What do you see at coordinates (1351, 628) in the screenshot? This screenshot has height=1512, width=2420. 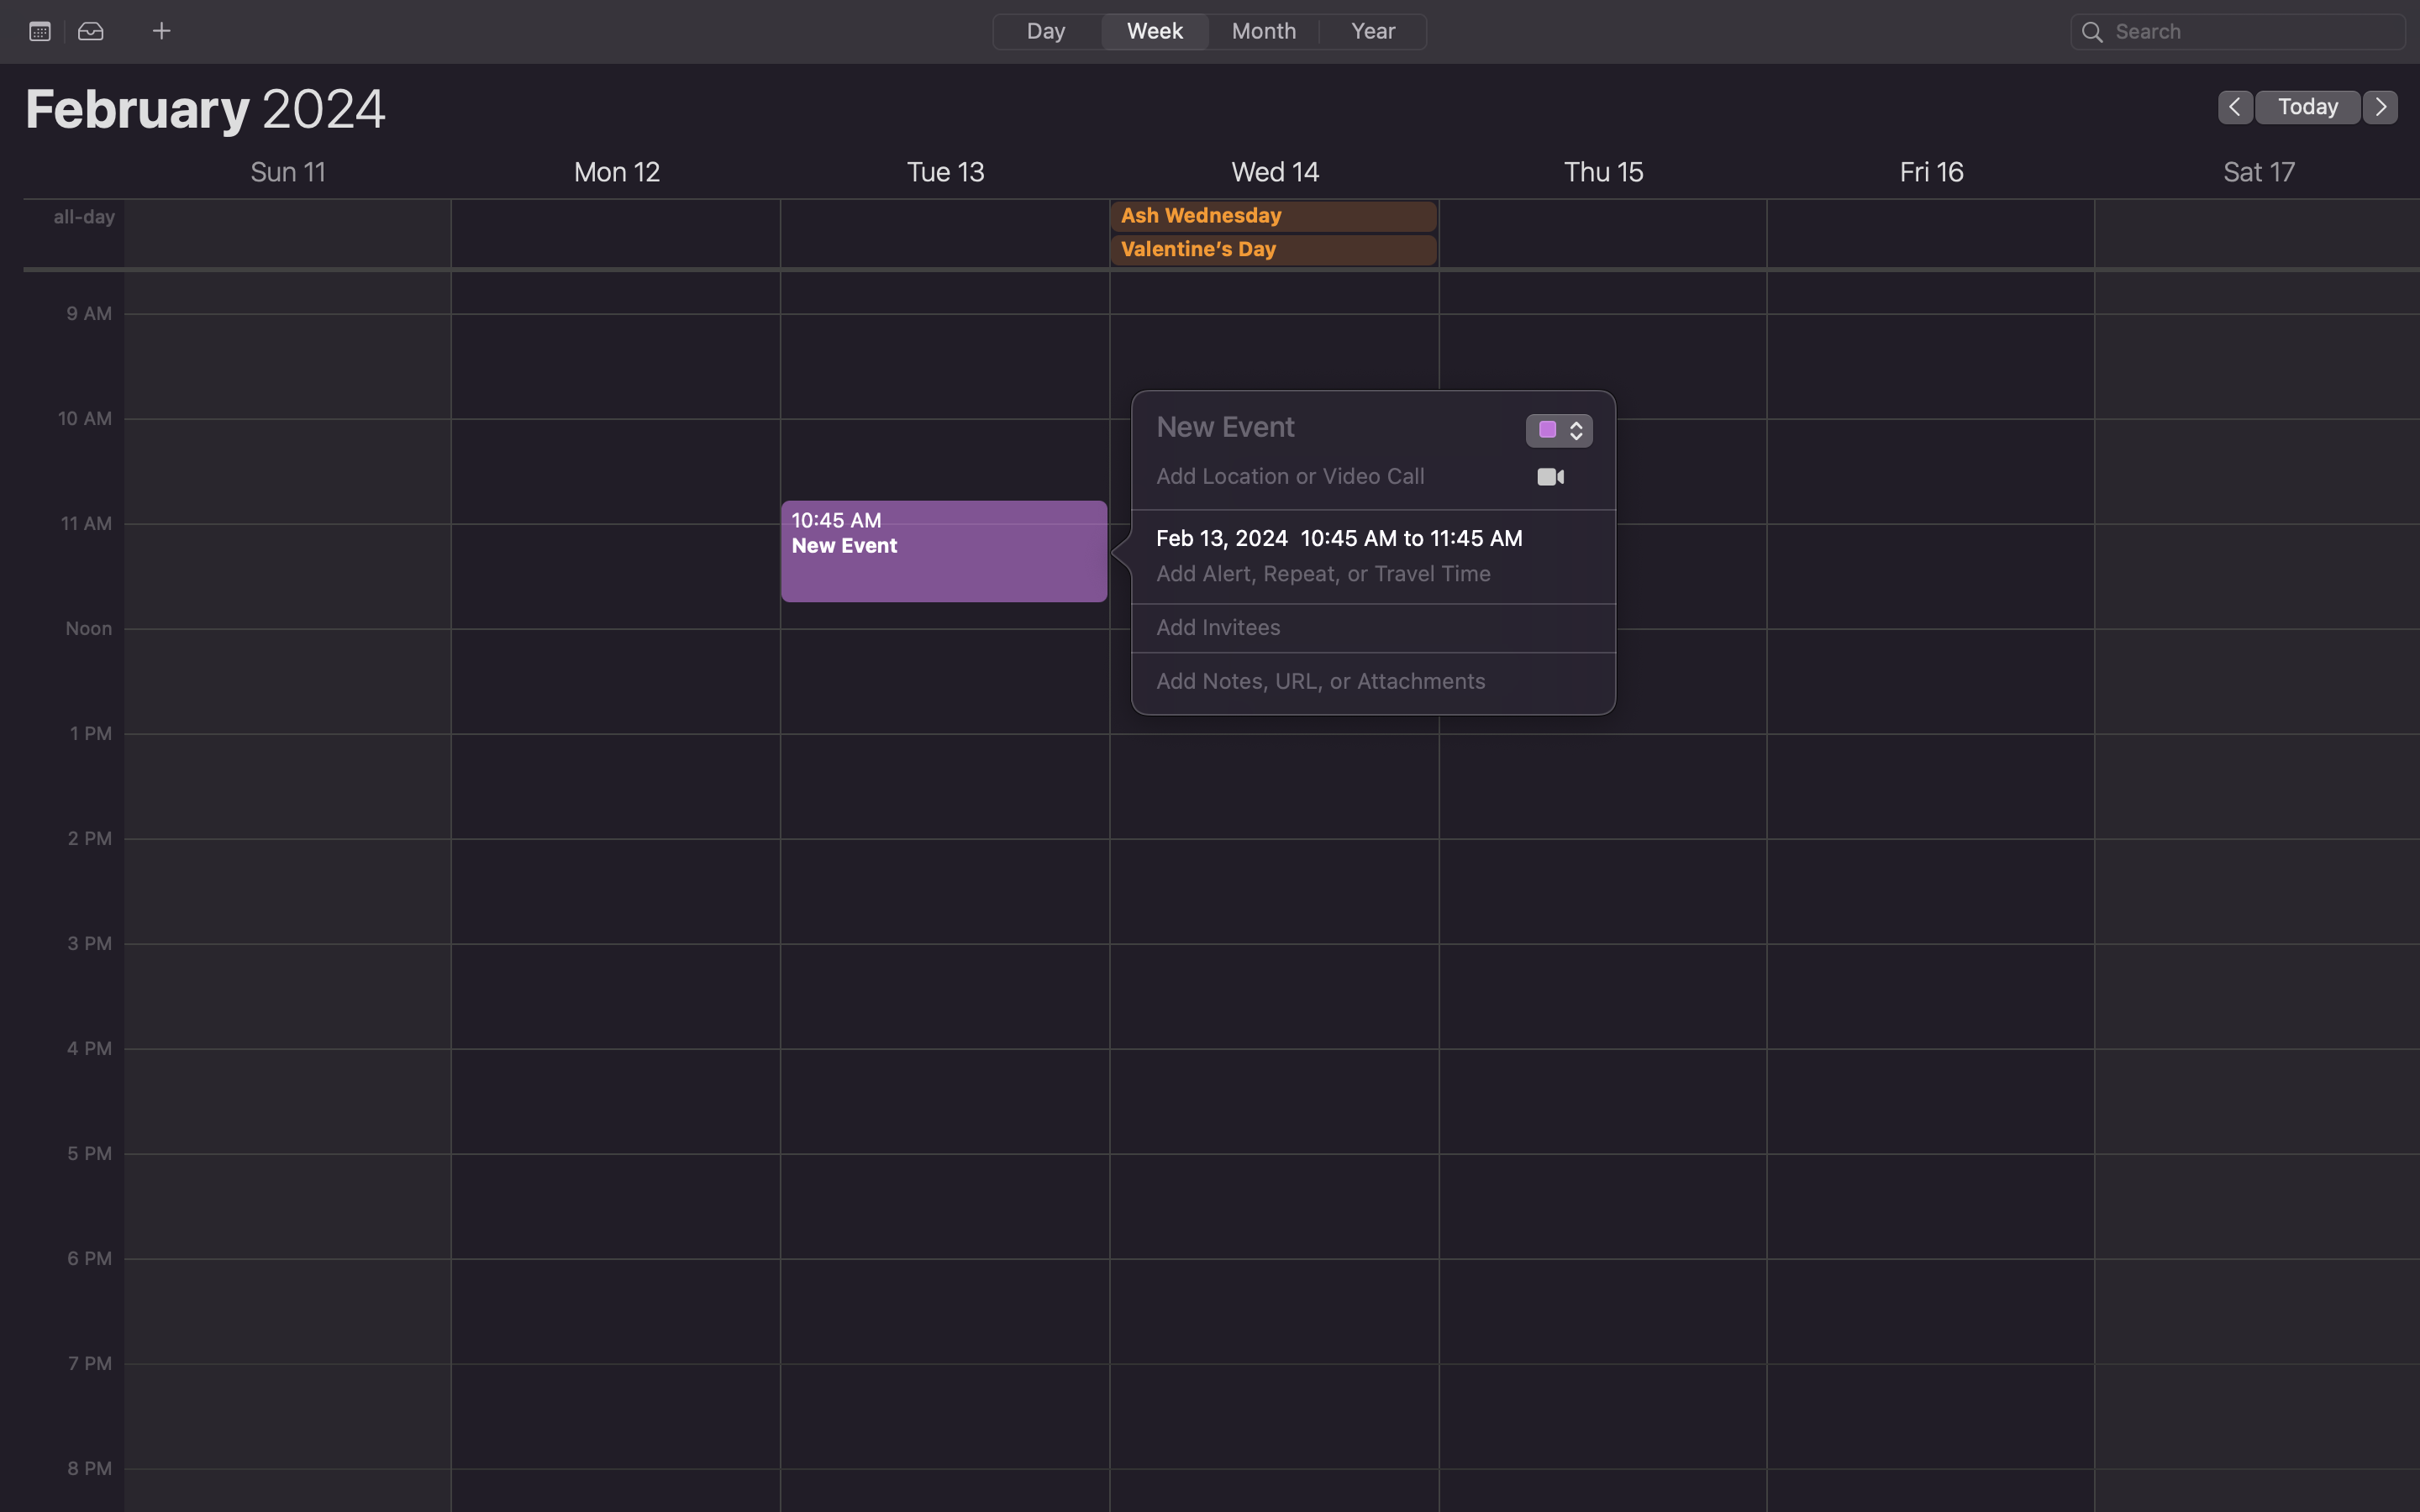 I see `Insert the guest with email "alice@gmail.com" in the invitee list` at bounding box center [1351, 628].